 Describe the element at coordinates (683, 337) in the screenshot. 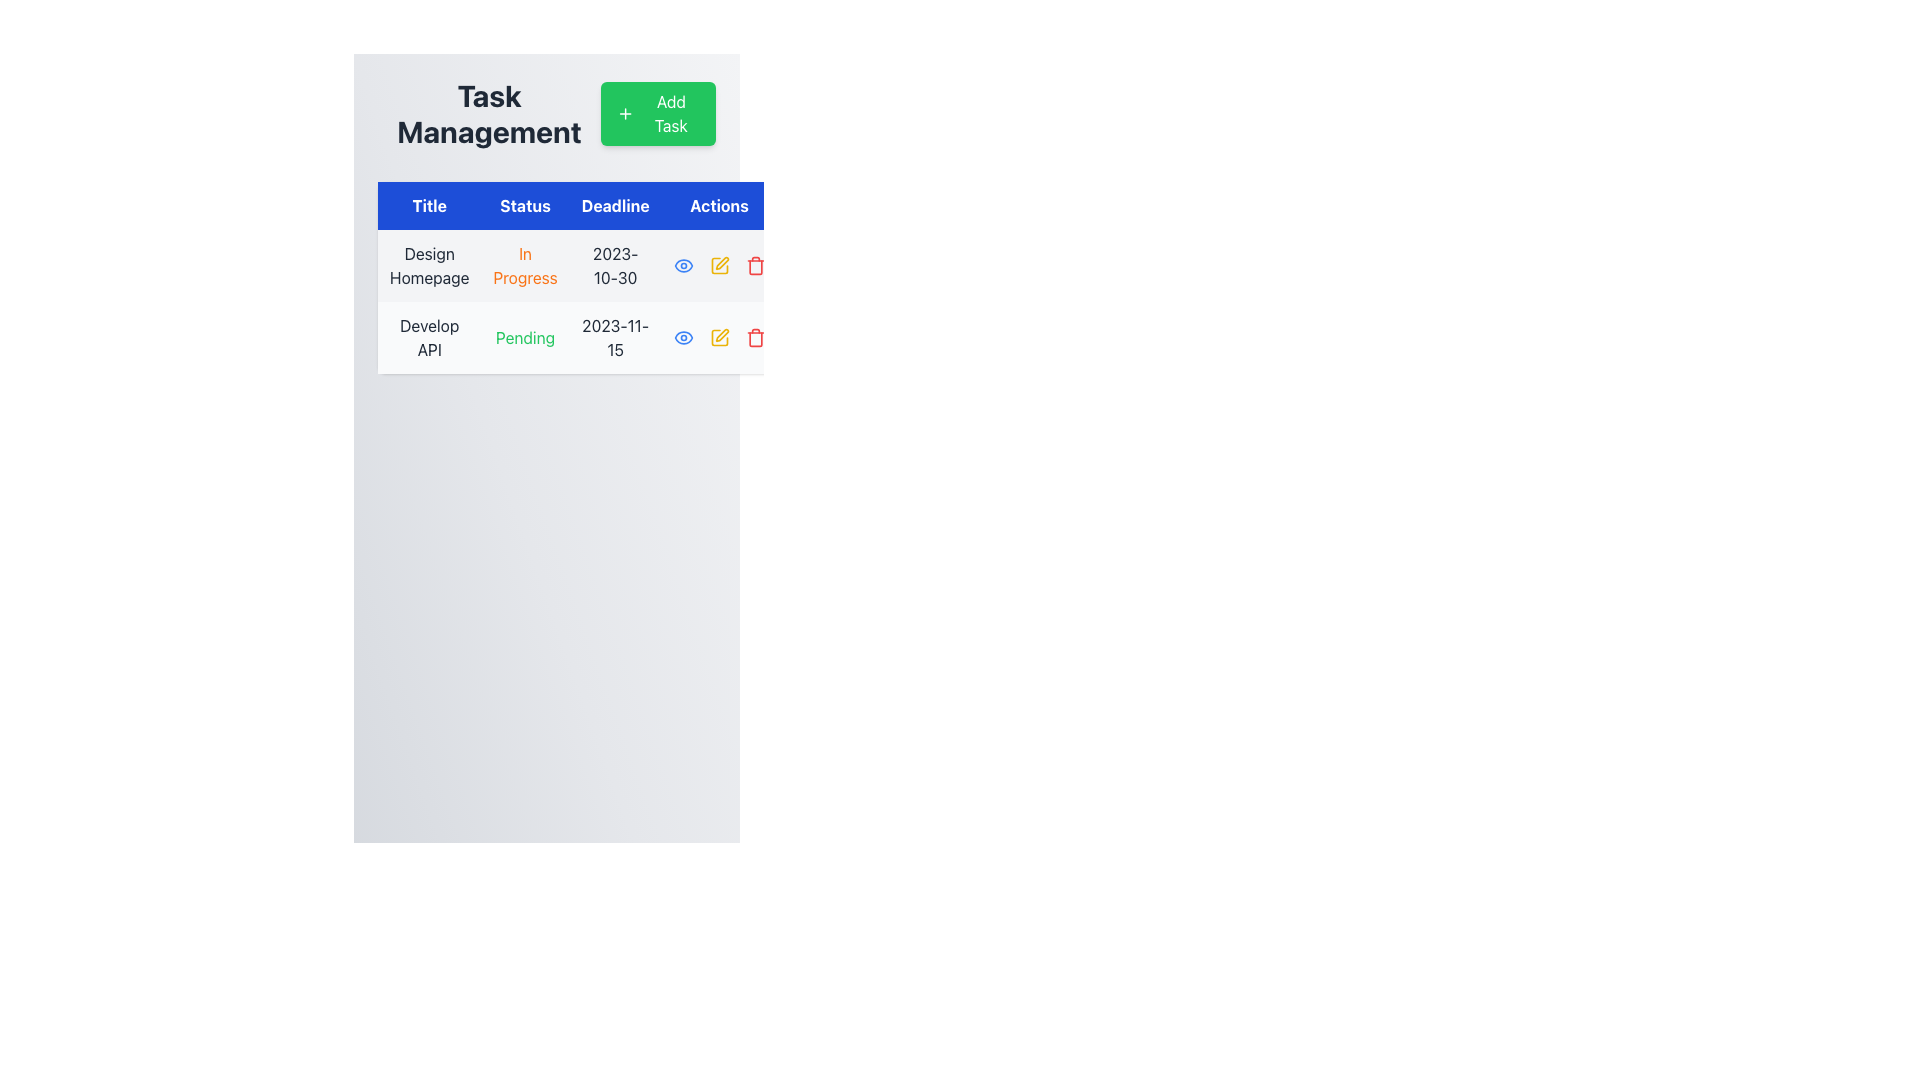

I see `the eye icon in the 'Actions' column of the first row of the table` at that location.